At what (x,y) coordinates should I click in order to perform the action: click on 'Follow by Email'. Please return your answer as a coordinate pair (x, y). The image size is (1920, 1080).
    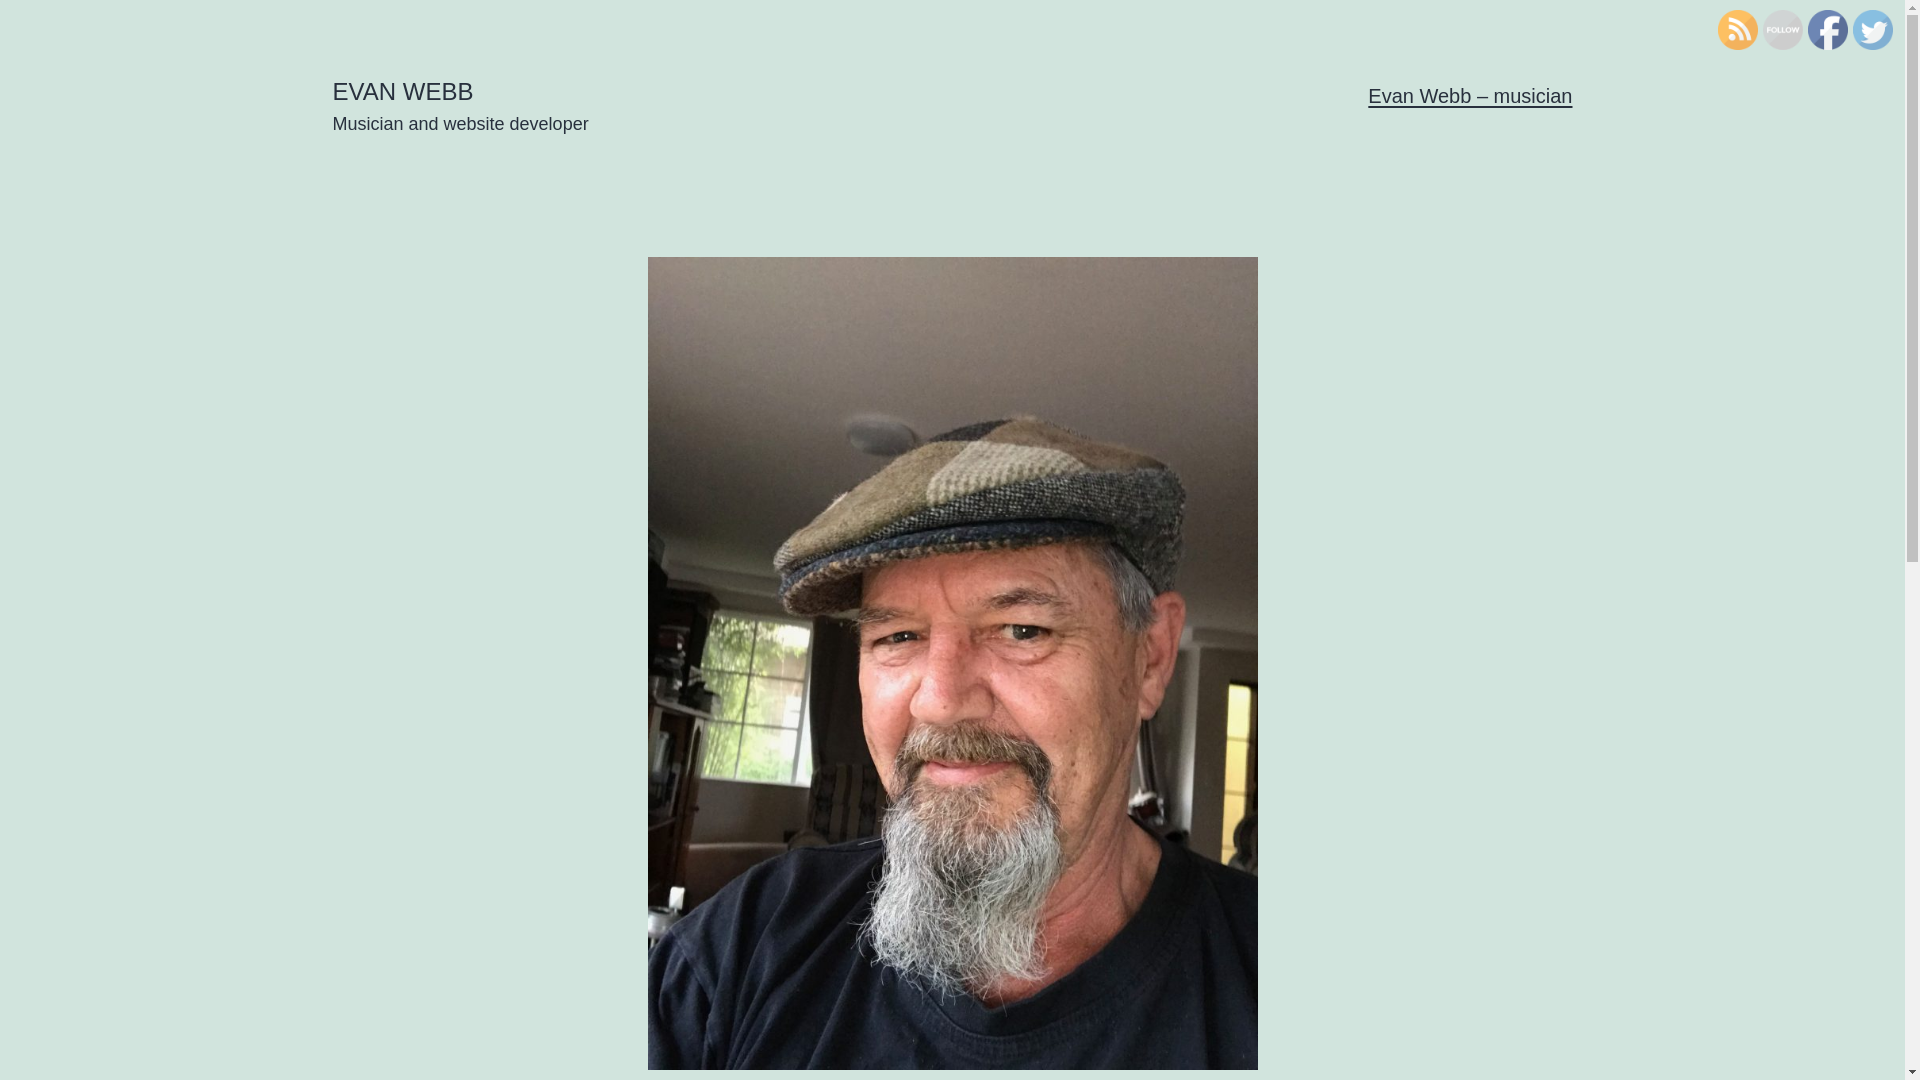
    Looking at the image, I should click on (1761, 30).